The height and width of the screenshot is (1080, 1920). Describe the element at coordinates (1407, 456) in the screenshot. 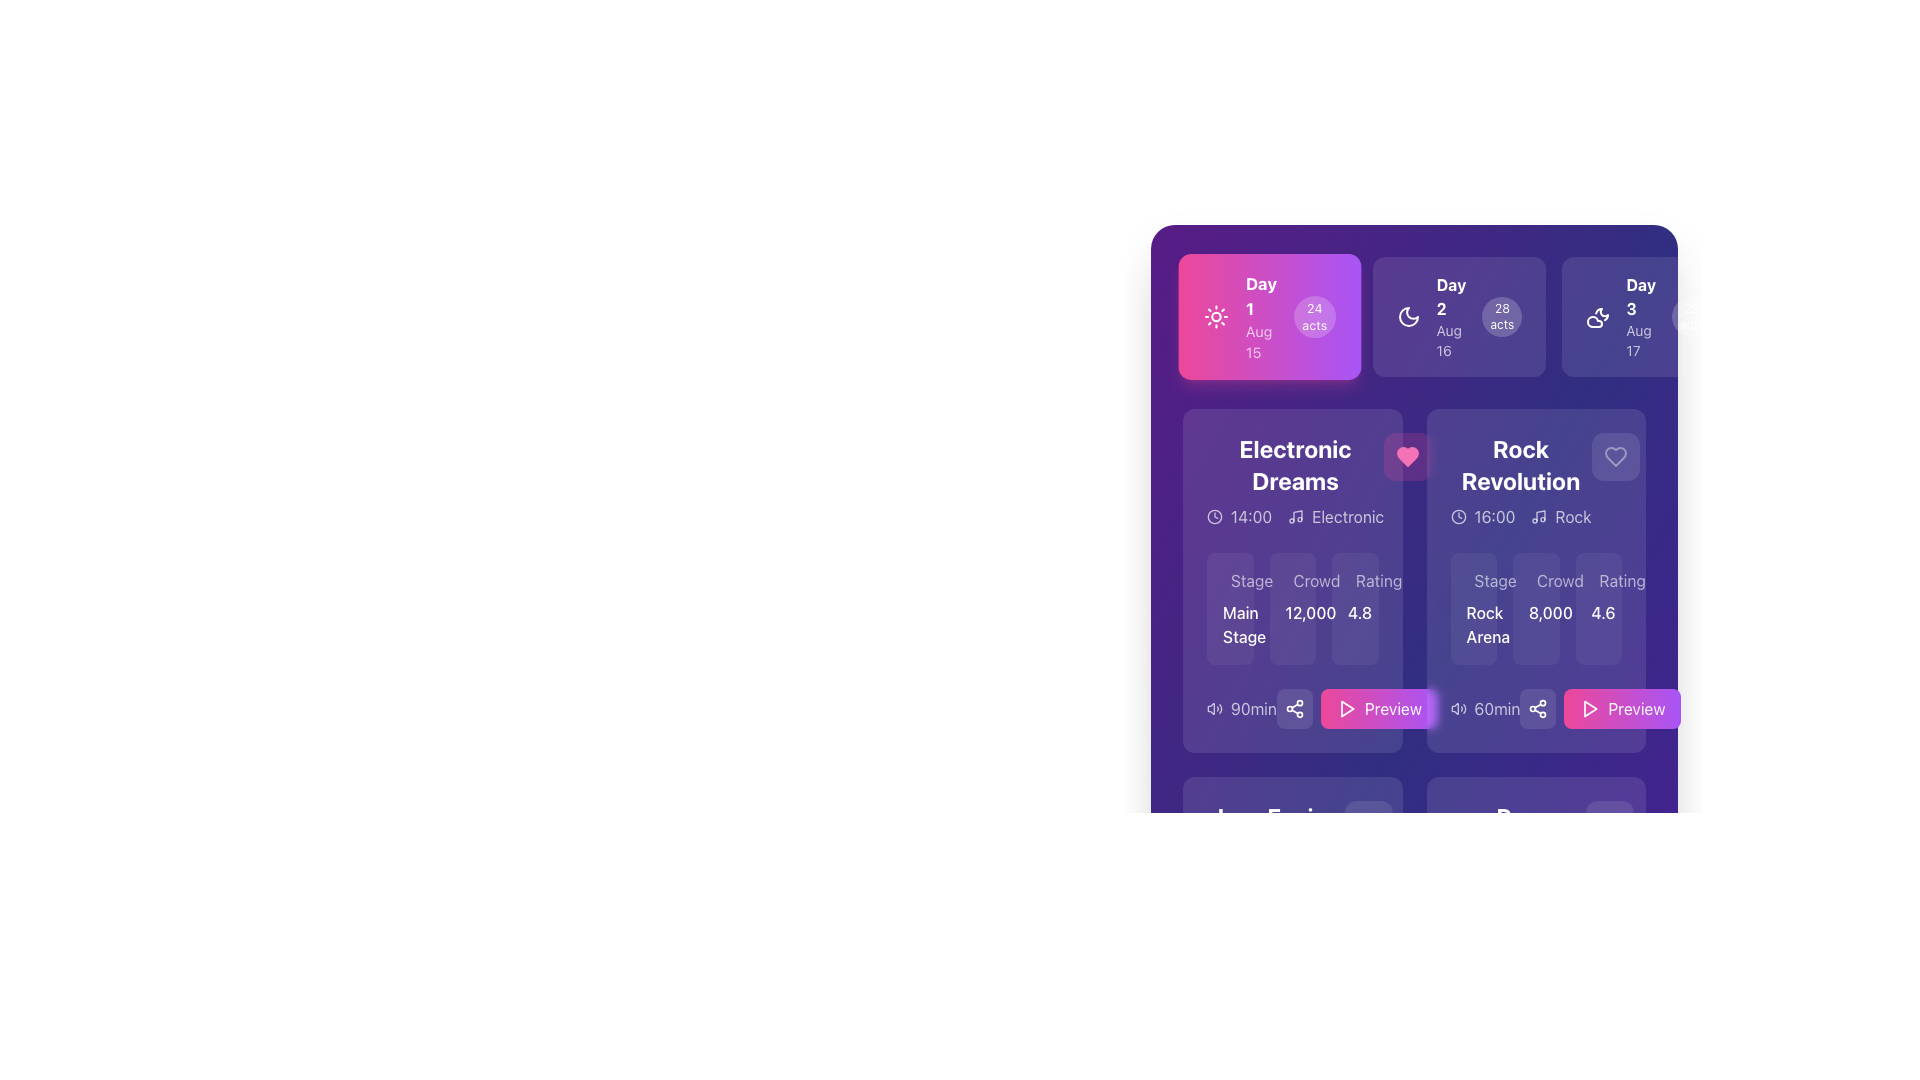

I see `the heart-shaped icon with a pink fill color to favorite the event, located to the right of the 'Electronic Dreams' title and above the event time and type information` at that location.